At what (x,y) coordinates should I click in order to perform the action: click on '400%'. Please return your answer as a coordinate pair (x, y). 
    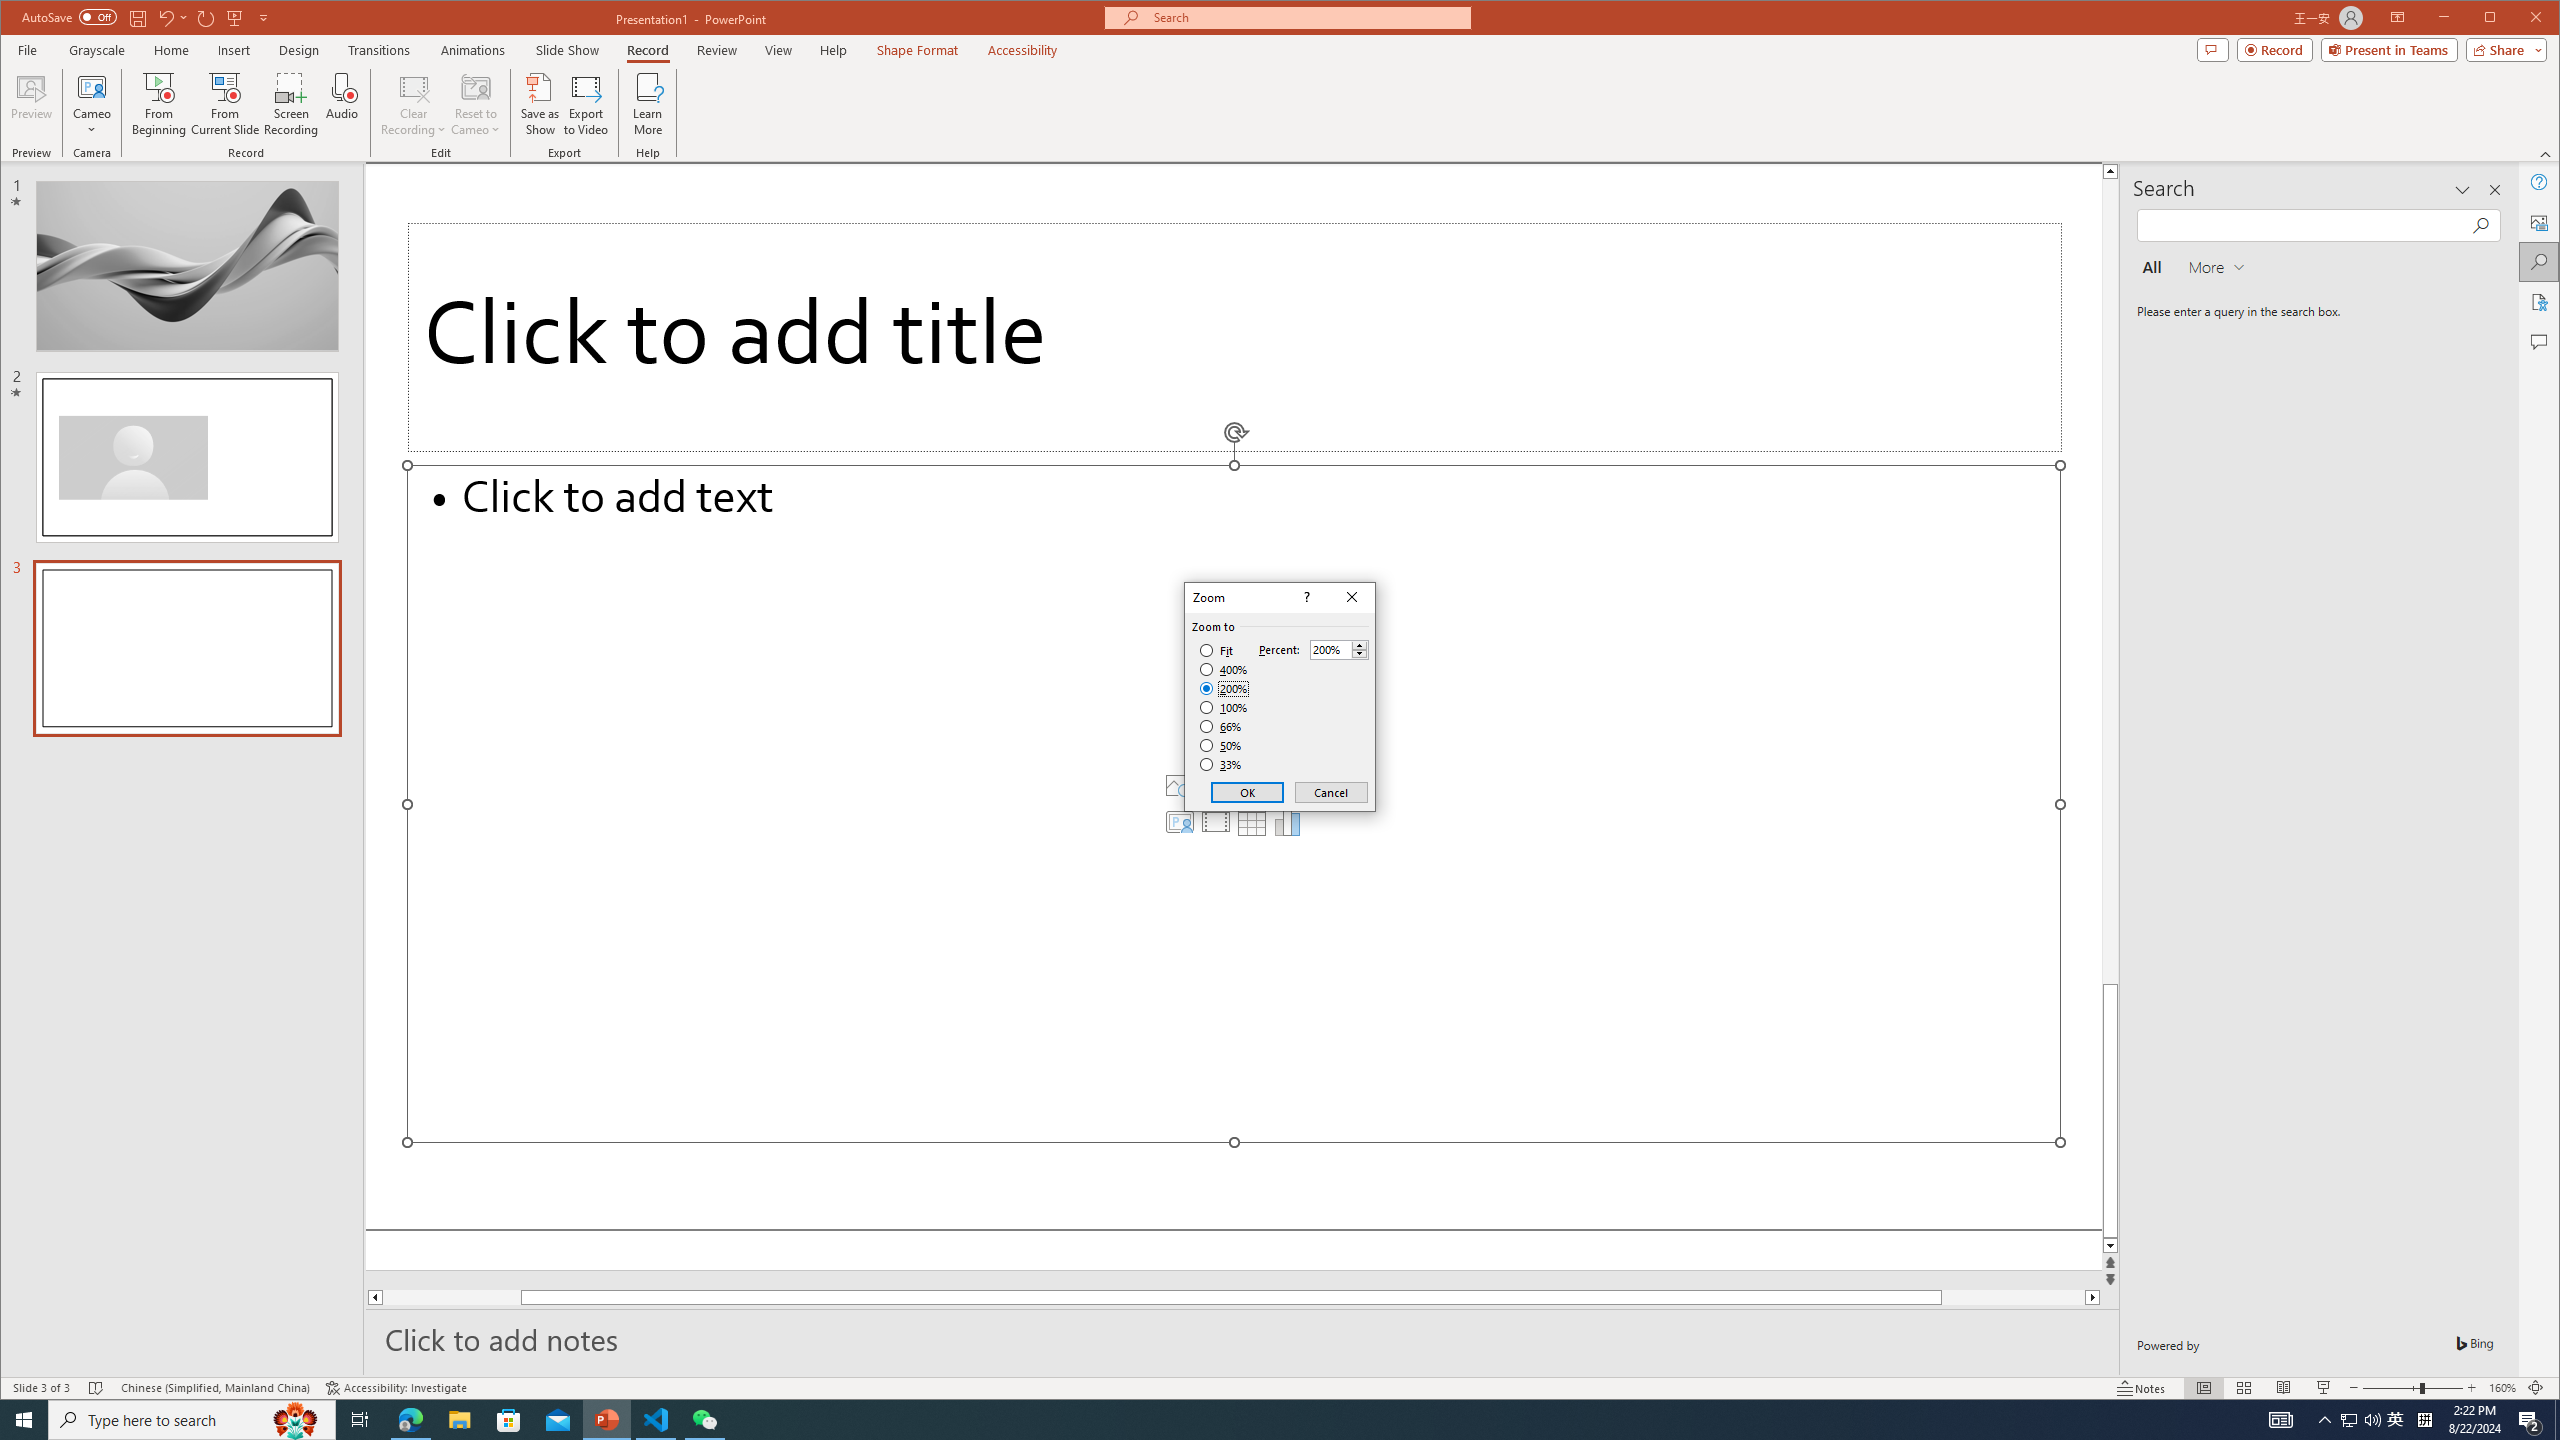
    Looking at the image, I should click on (1223, 670).